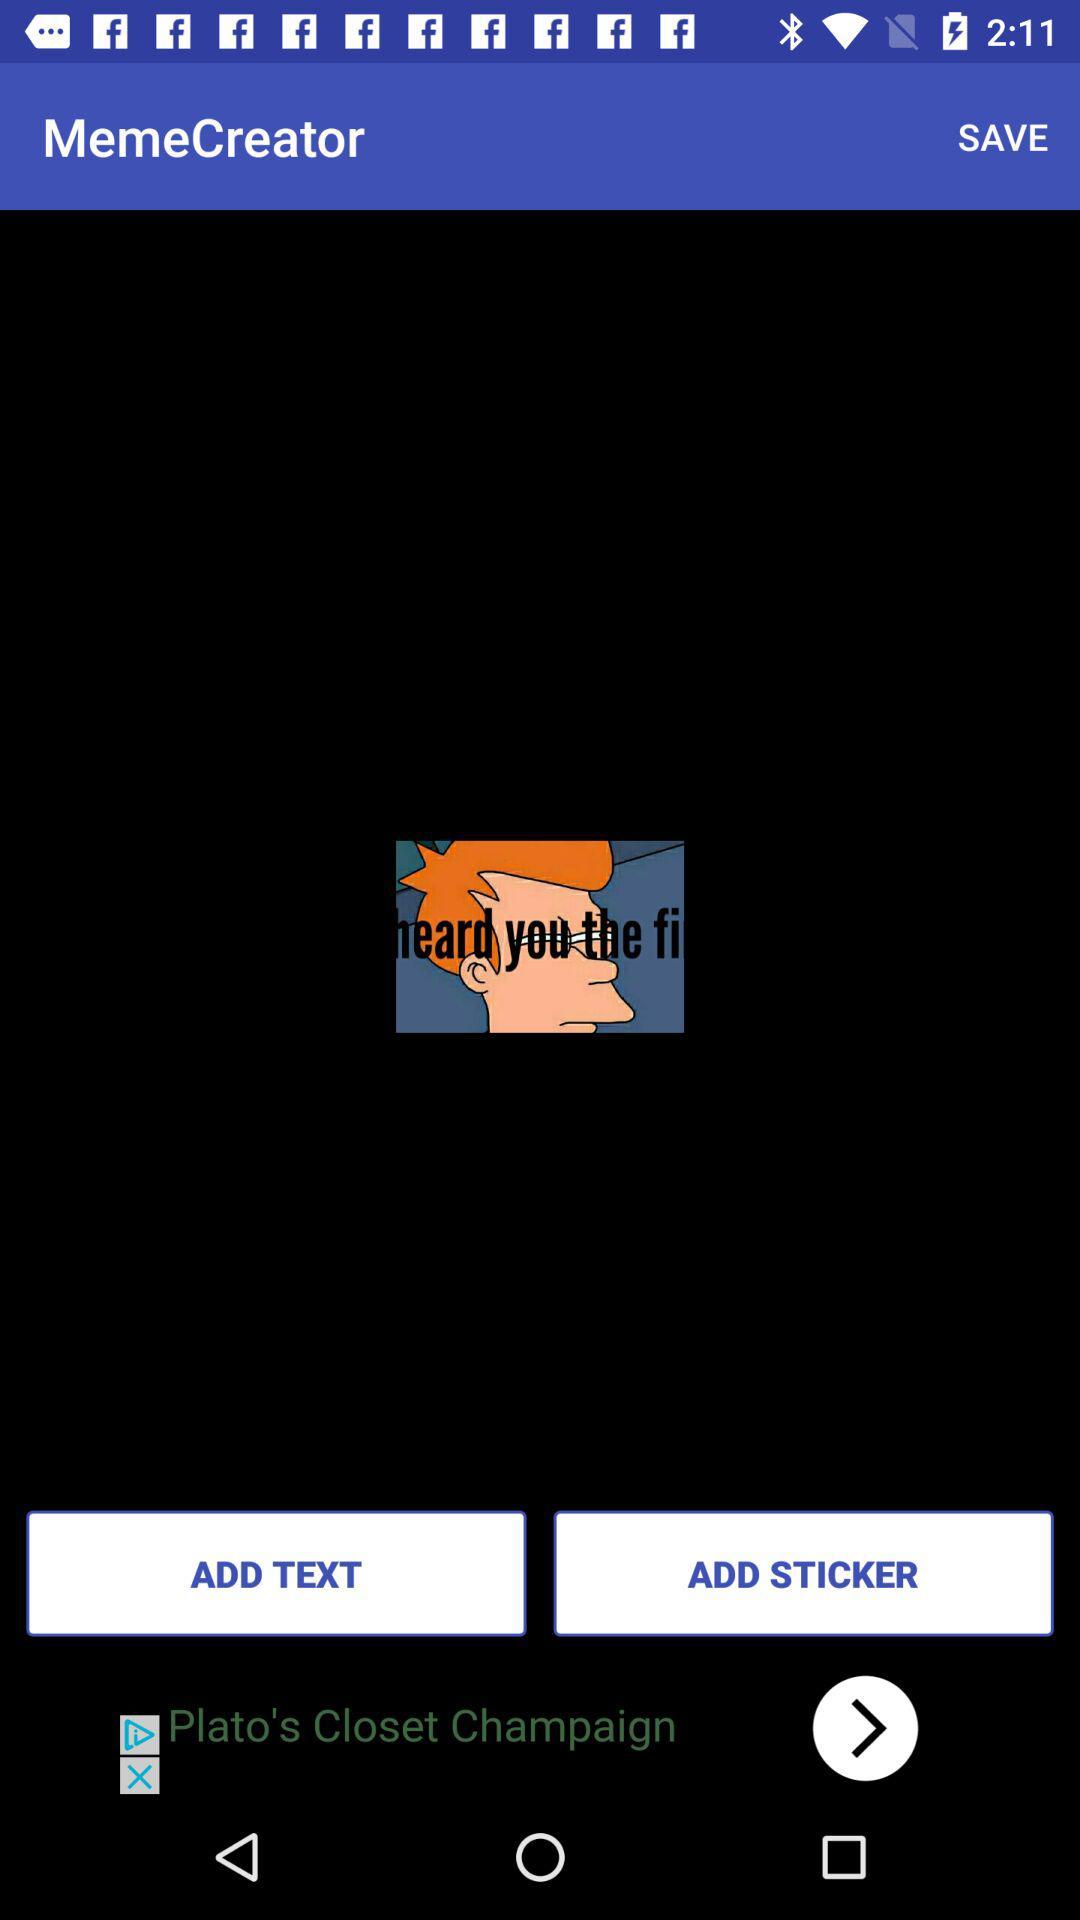  What do you see at coordinates (540, 1727) in the screenshot?
I see `open advertisement` at bounding box center [540, 1727].